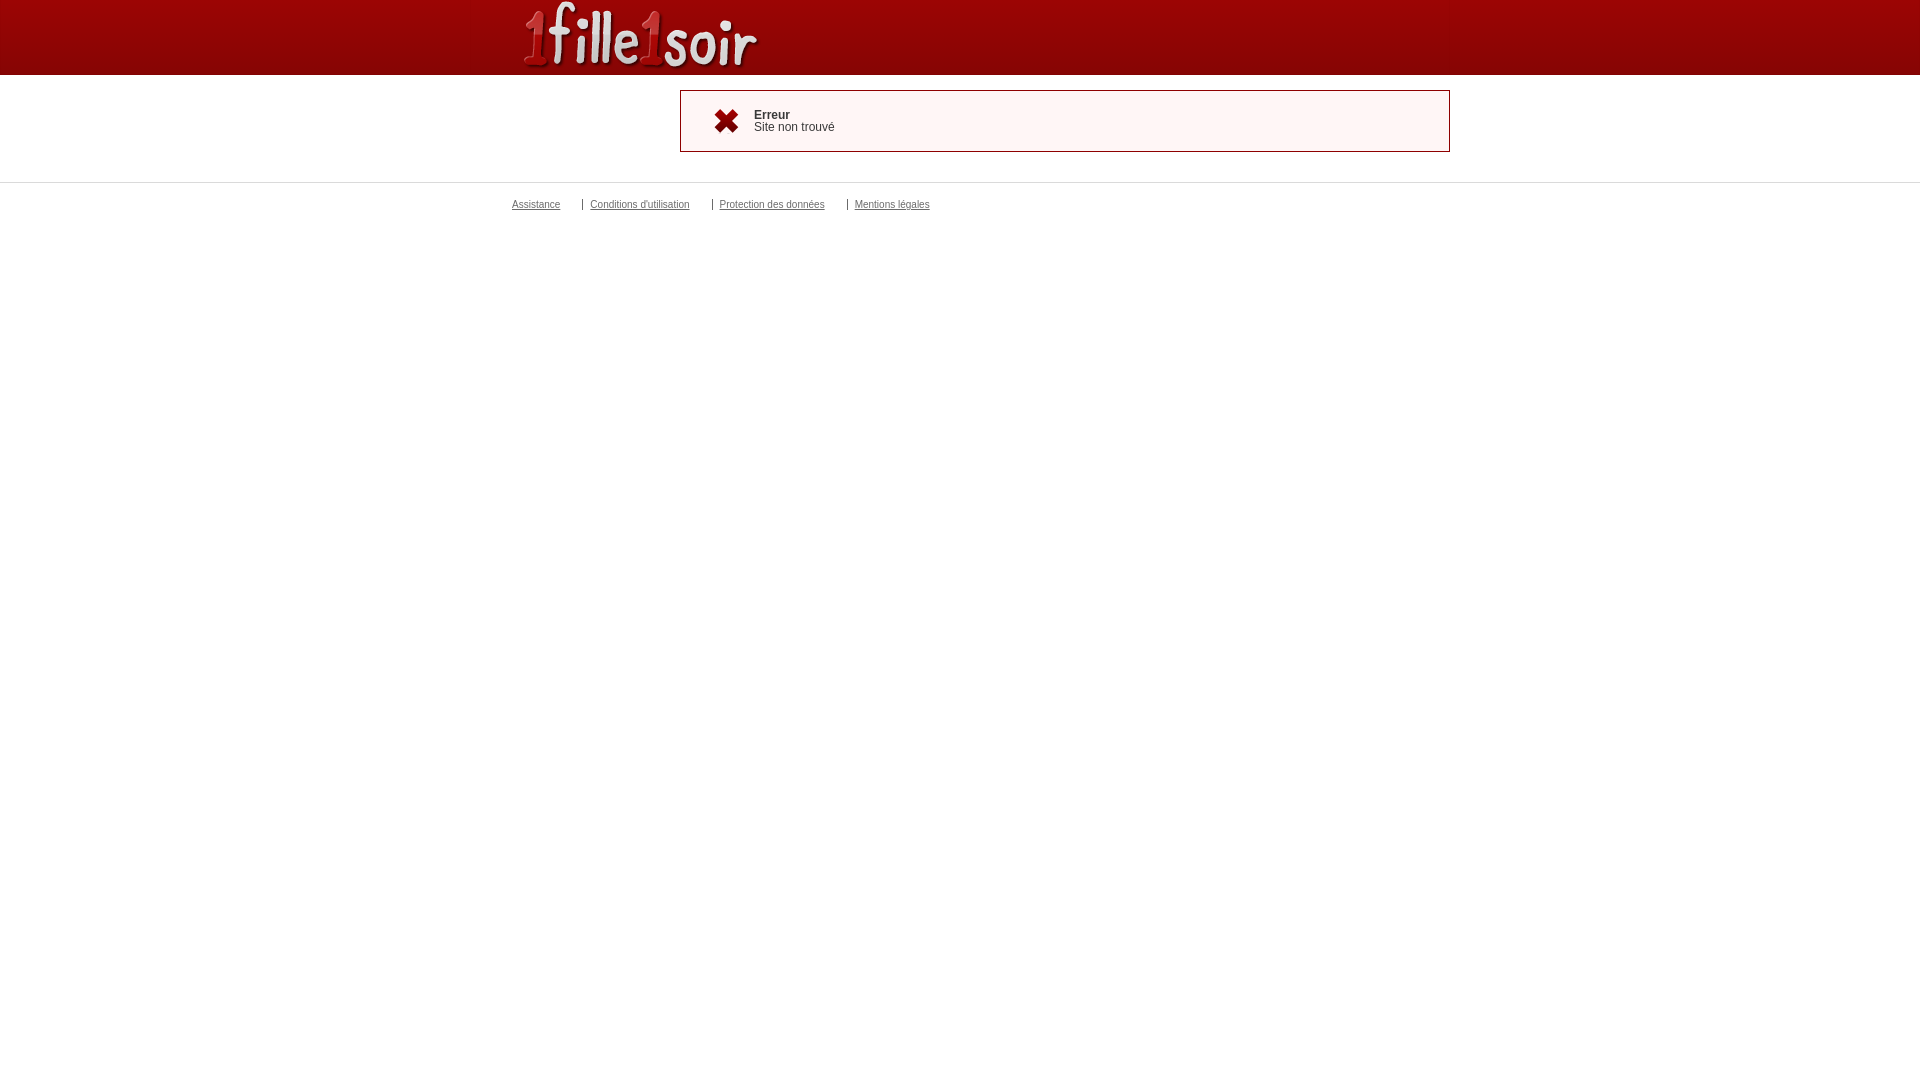 This screenshot has width=1920, height=1080. Describe the element at coordinates (637, 204) in the screenshot. I see `'Conditions d'utilisation'` at that location.